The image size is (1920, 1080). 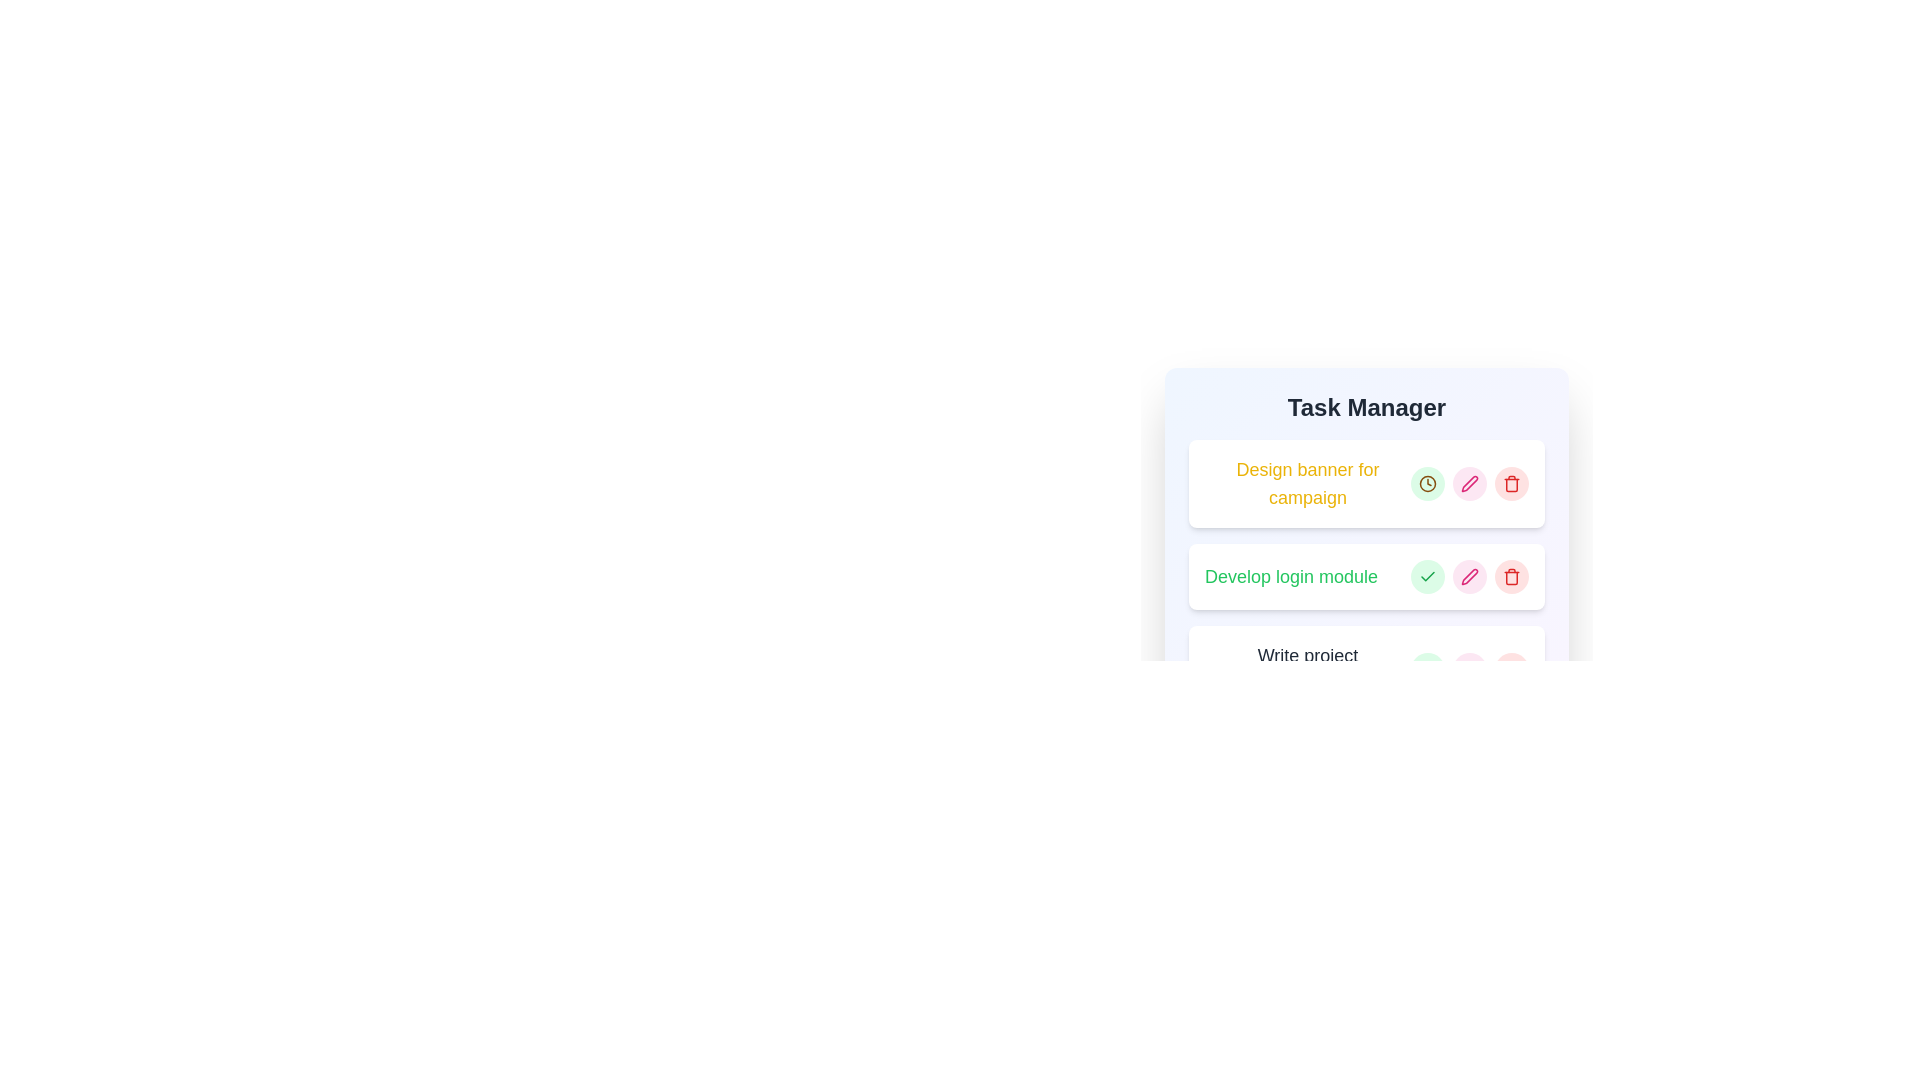 I want to click on header text located at the top-center of the task management interface, which introduces the content of the section, so click(x=1366, y=407).